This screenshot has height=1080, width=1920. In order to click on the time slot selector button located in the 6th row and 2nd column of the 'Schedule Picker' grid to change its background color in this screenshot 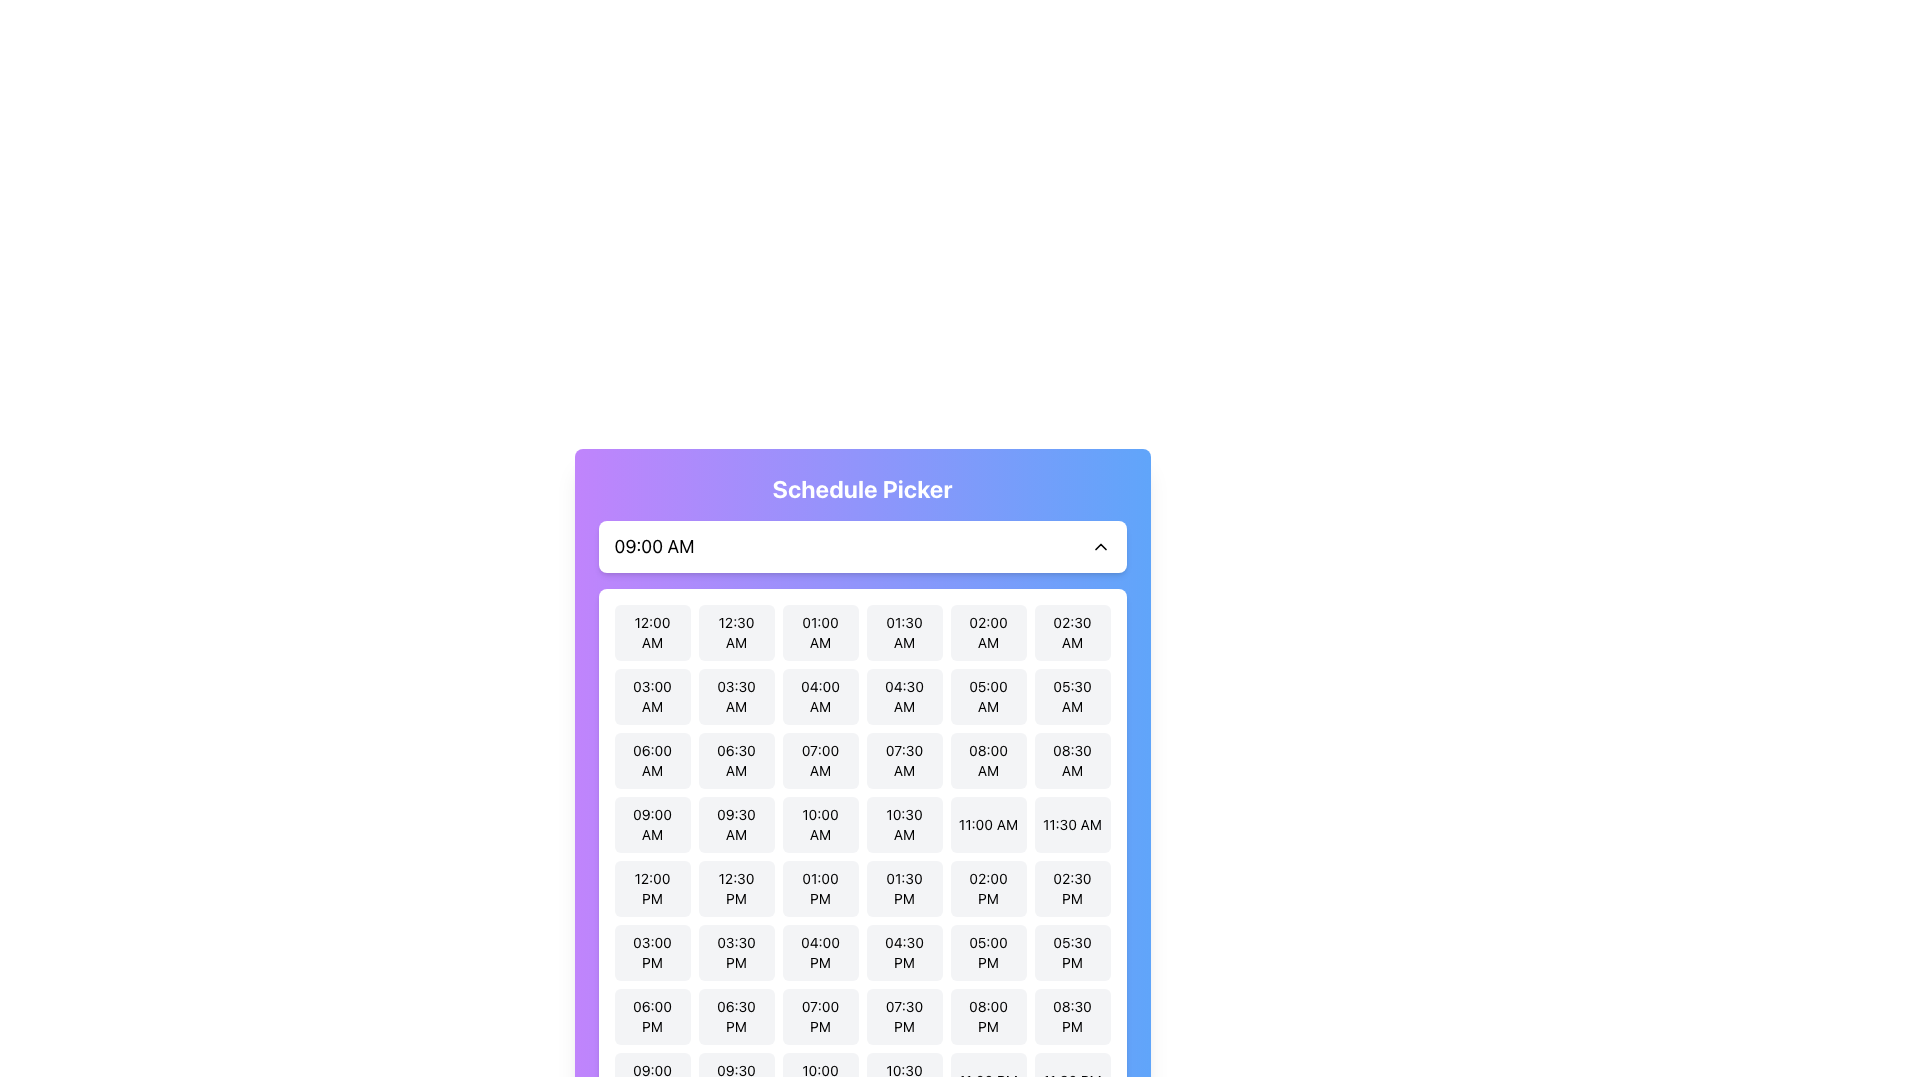, I will do `click(735, 951)`.